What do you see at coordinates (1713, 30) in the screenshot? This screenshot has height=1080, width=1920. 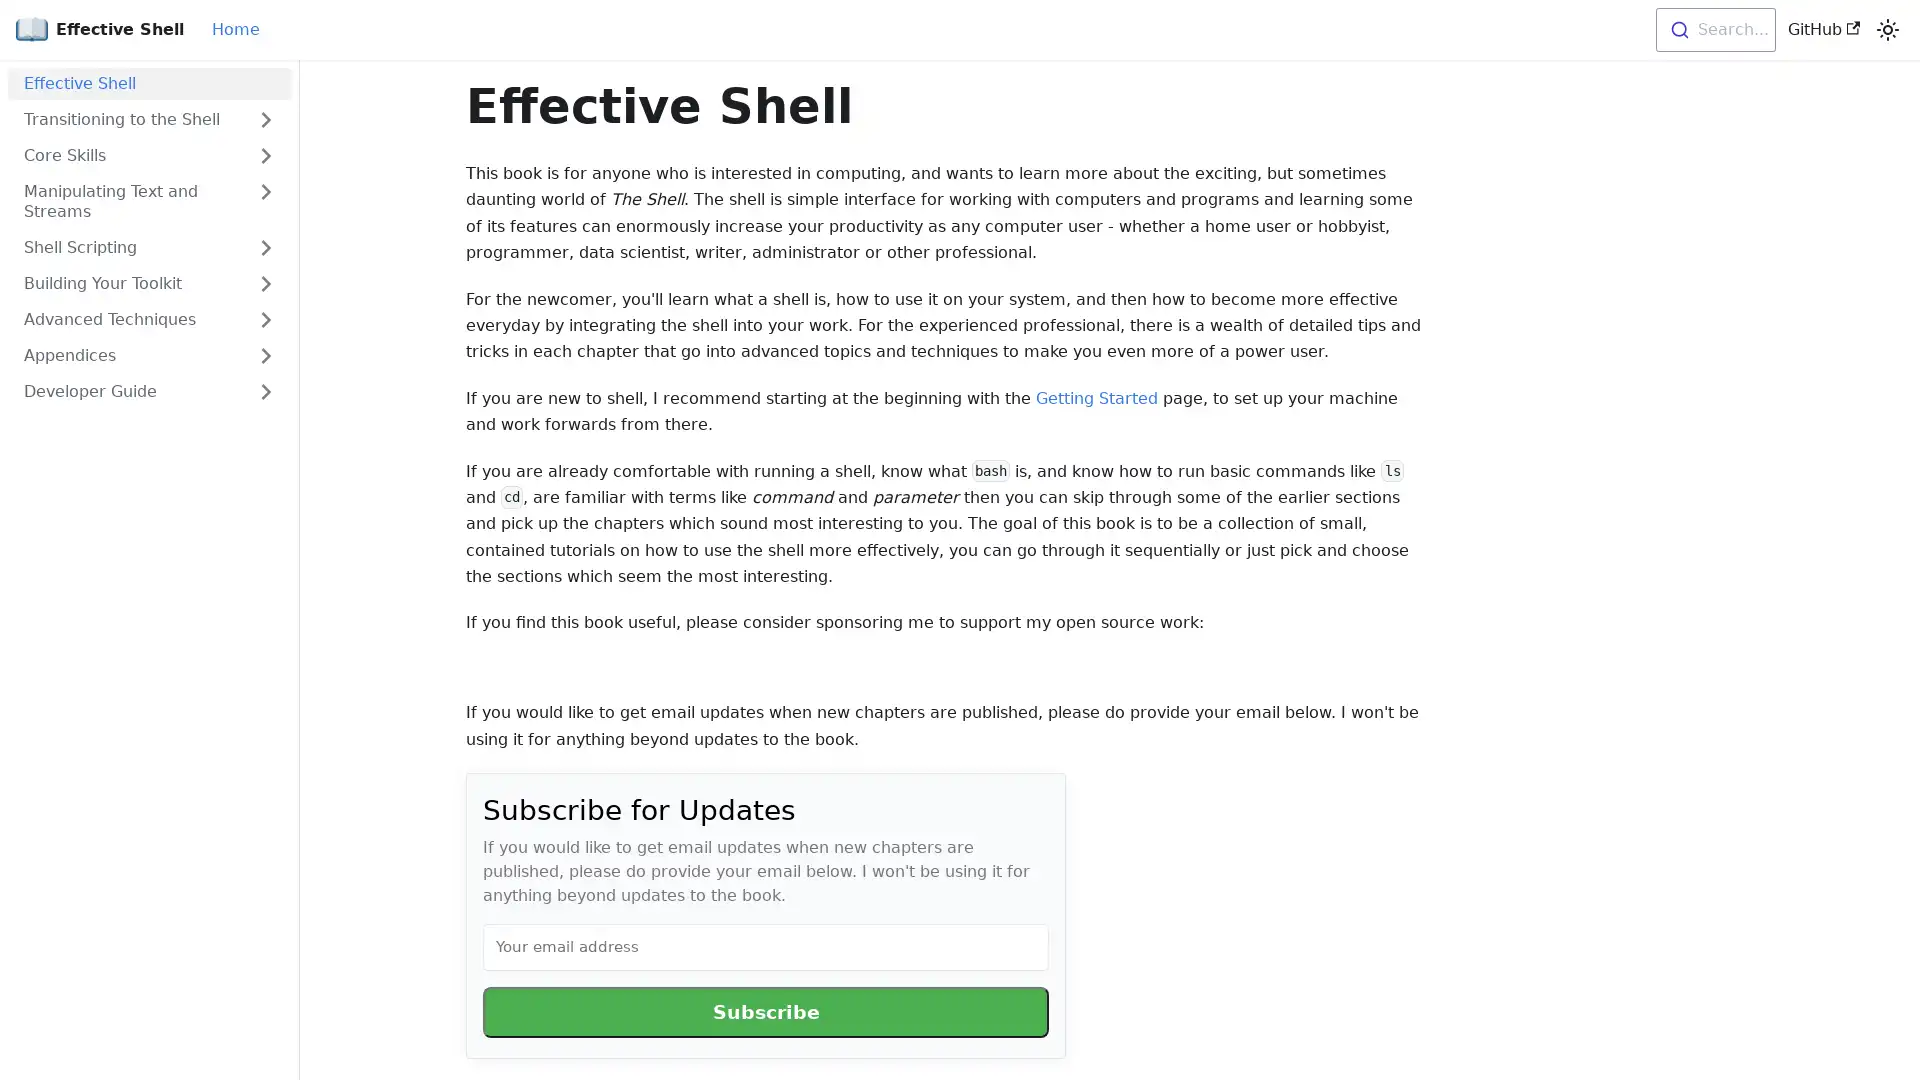 I see `Search...` at bounding box center [1713, 30].